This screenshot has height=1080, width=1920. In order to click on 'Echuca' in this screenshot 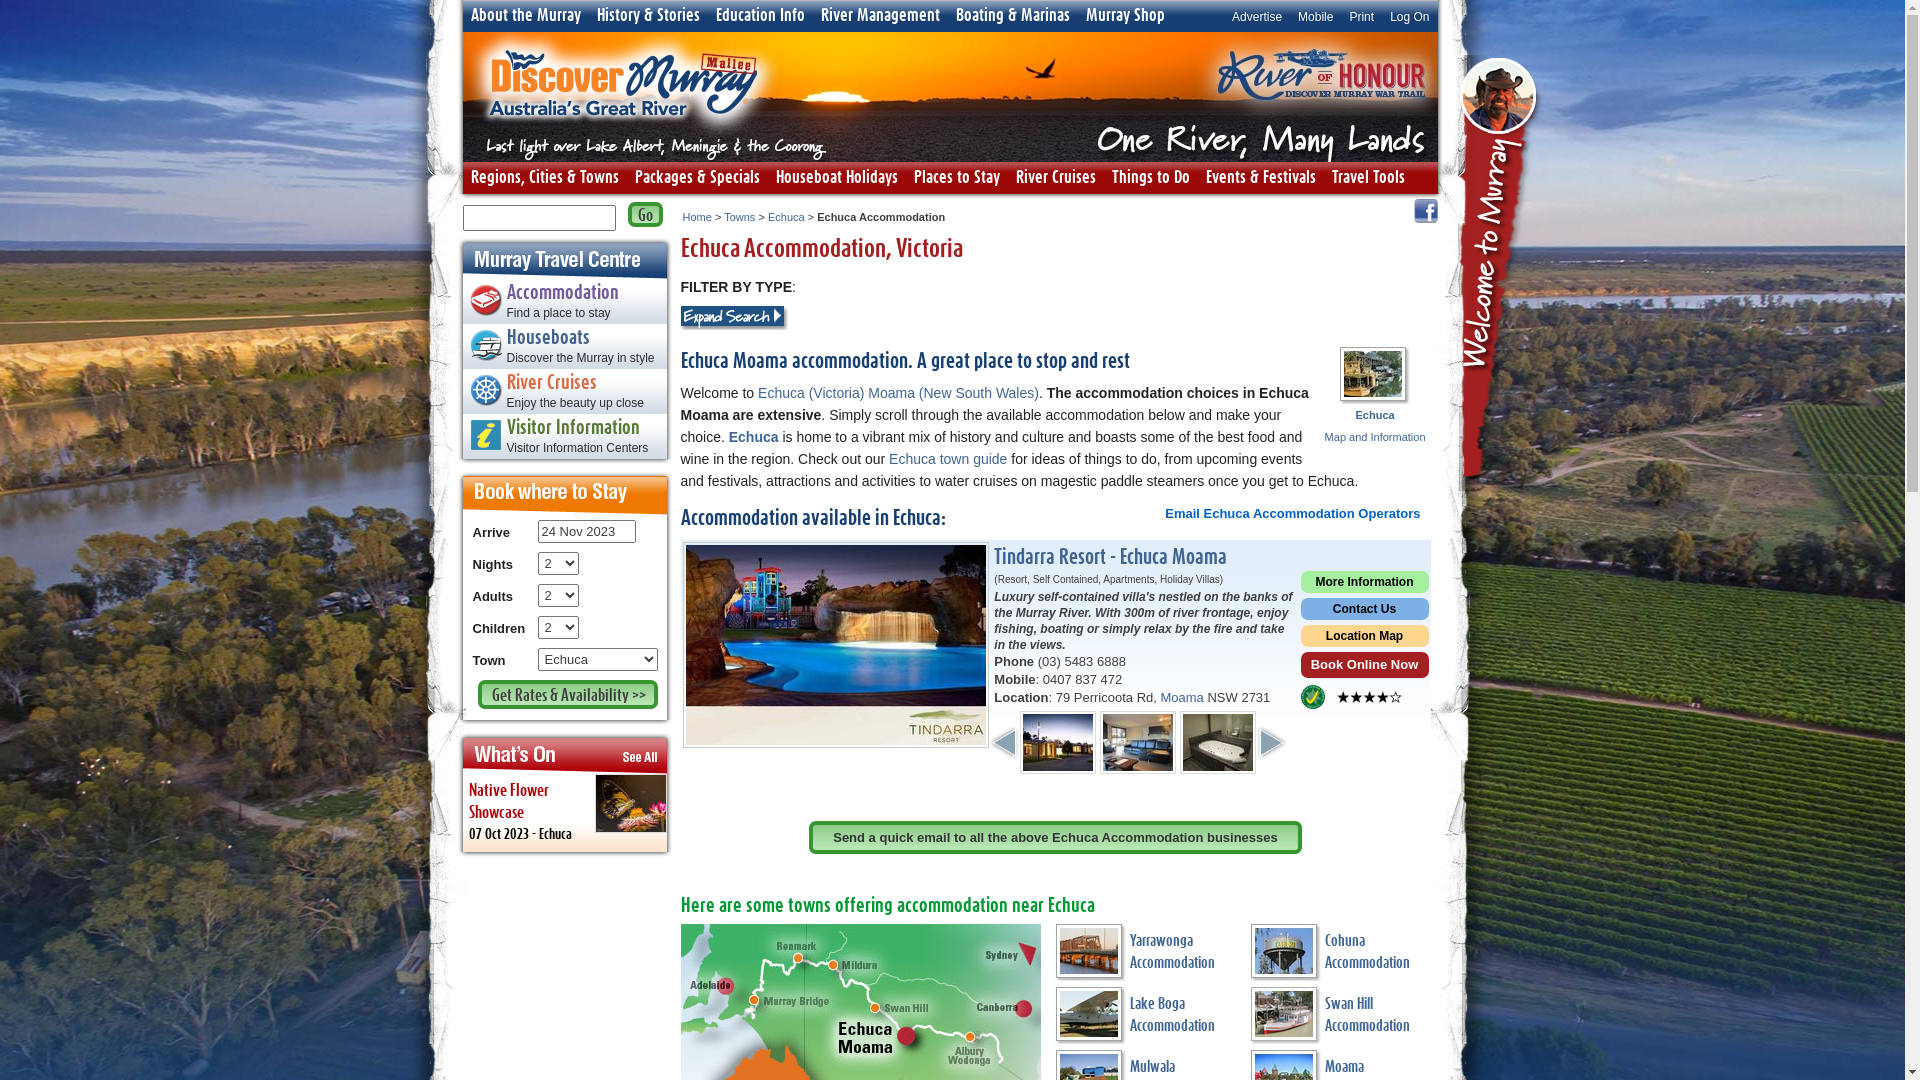, I will do `click(728, 435)`.